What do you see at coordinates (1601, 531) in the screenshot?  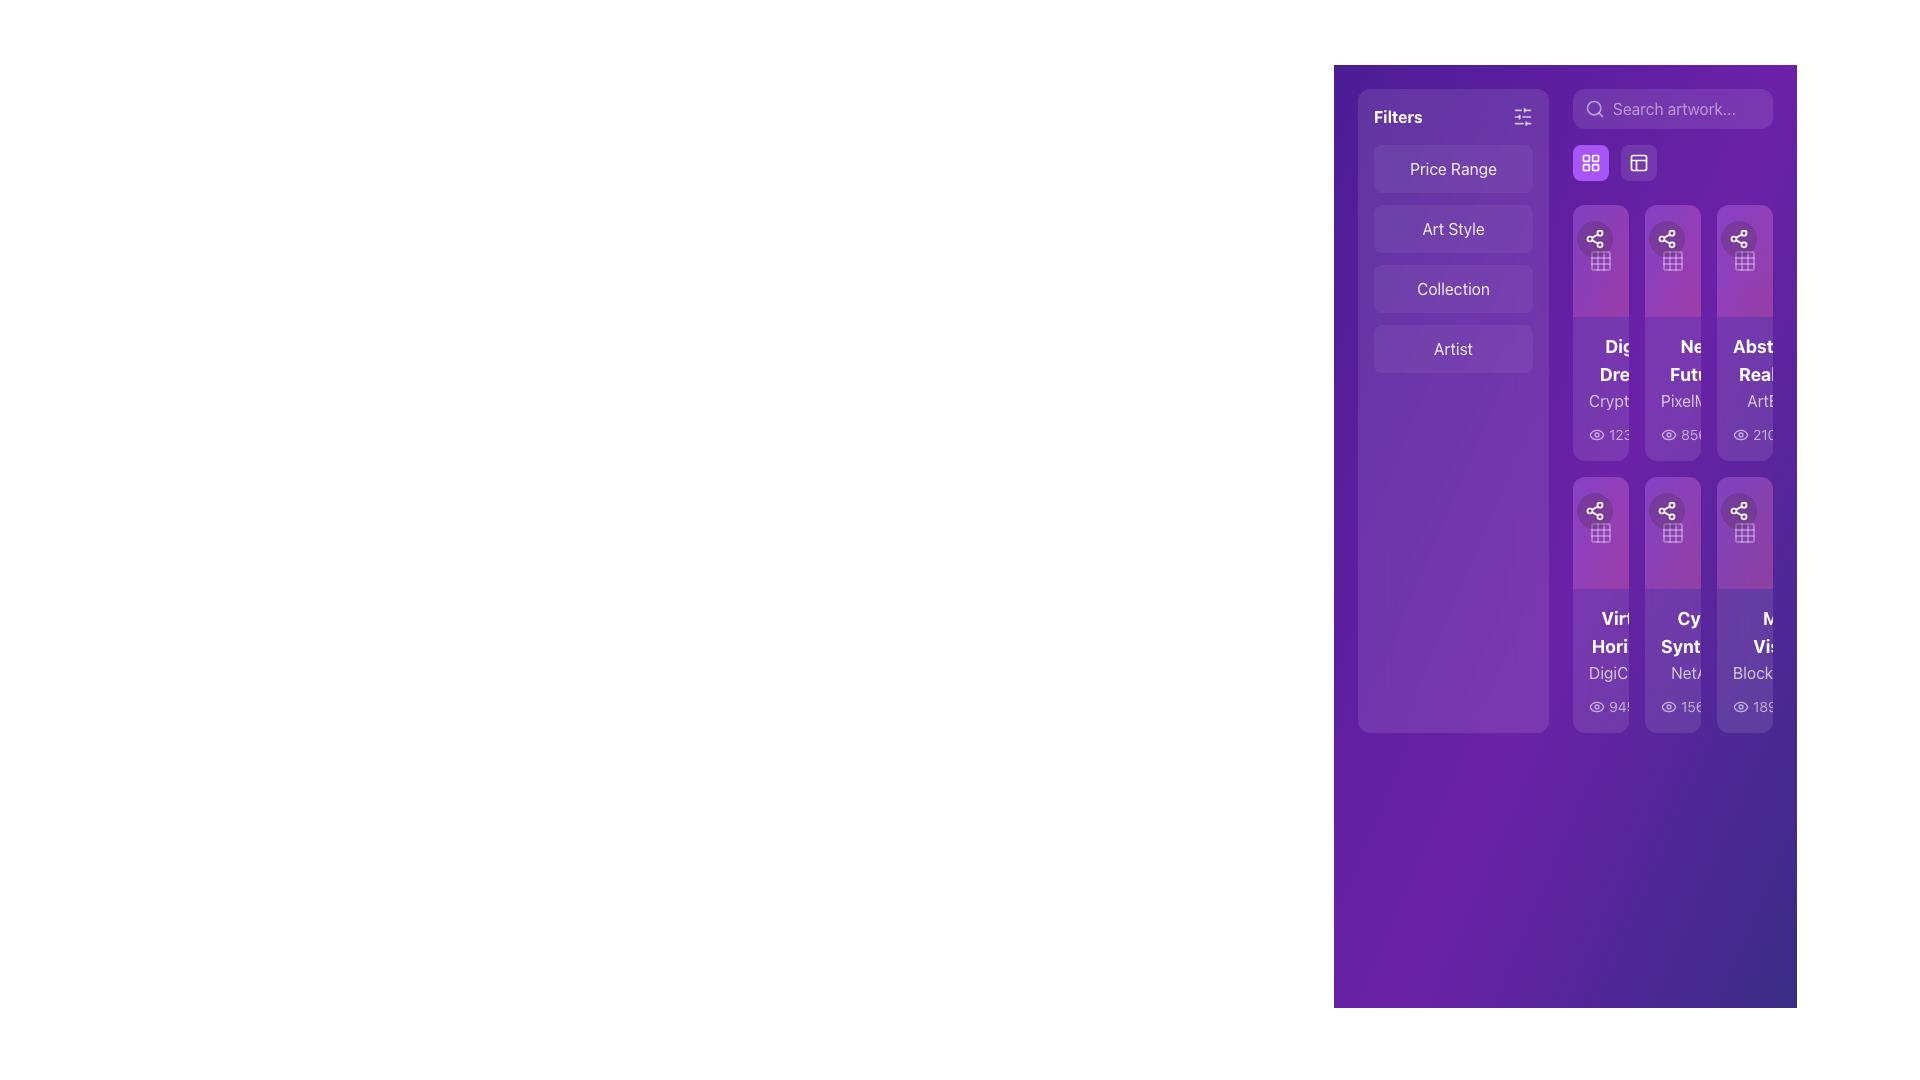 I see `the grid icon button` at bounding box center [1601, 531].